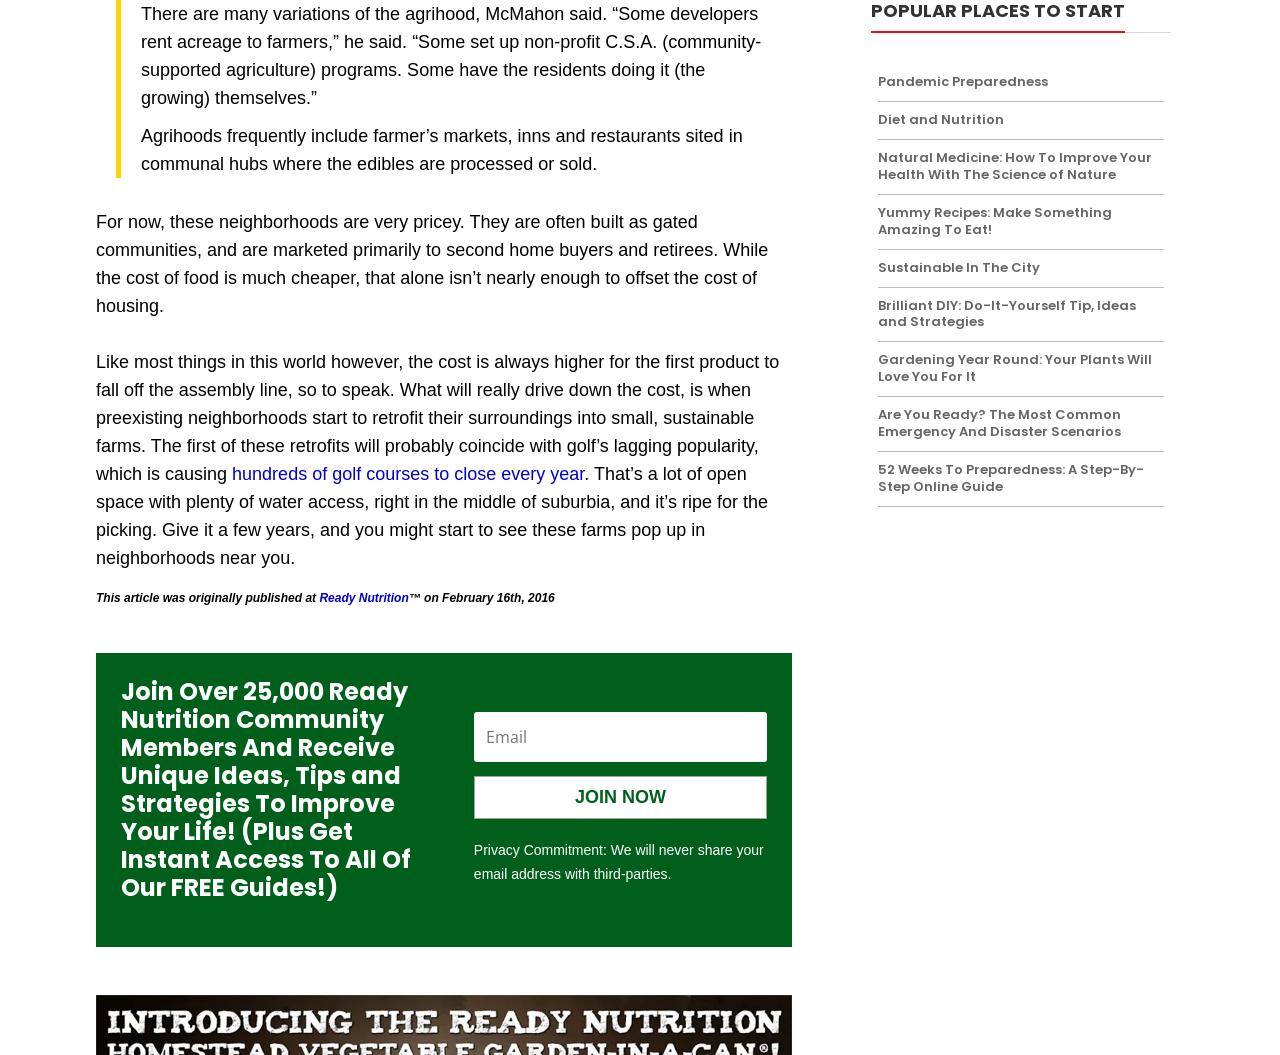 The image size is (1280, 1055). I want to click on 'For now, these neighborhoods are very pricey. They are often built as gated communities, and are marketed primarily to second home buyers and retirees. While the cost of food is much cheaper, that alone isn’t nearly enough to offset the cost of housing.', so click(431, 263).